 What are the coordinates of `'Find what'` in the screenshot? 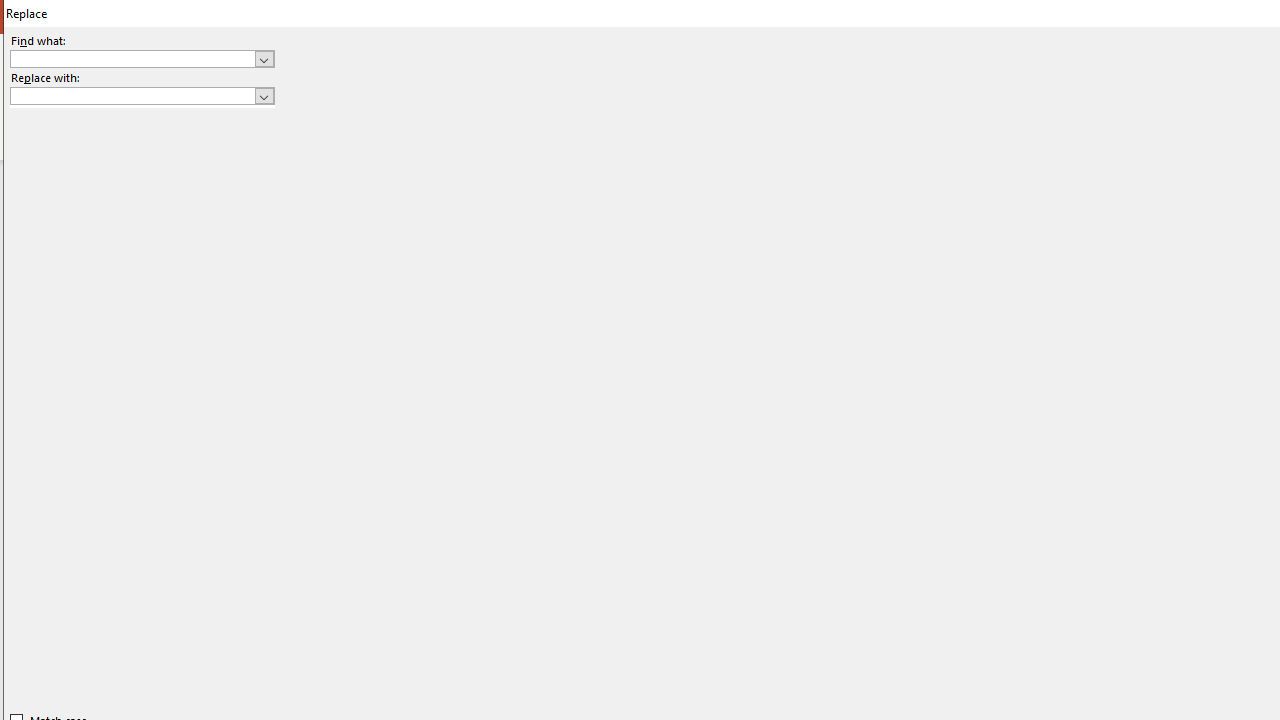 It's located at (141, 57).